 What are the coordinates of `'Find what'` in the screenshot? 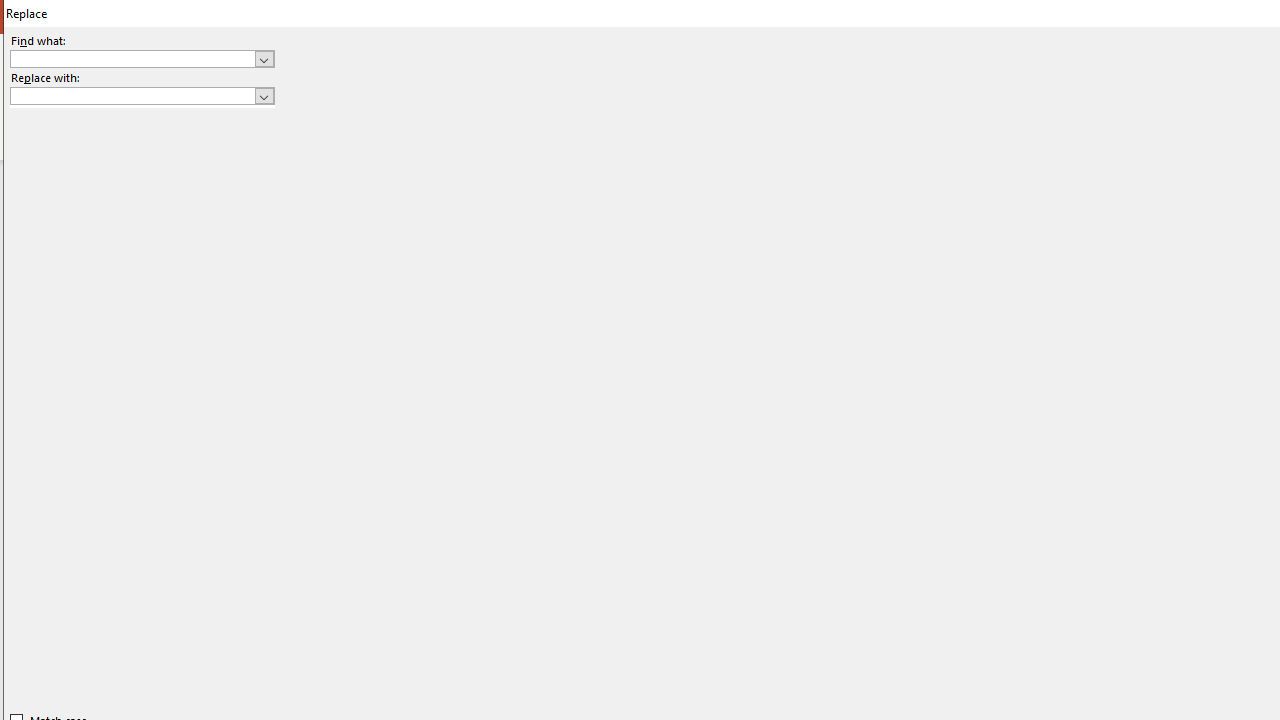 It's located at (141, 57).